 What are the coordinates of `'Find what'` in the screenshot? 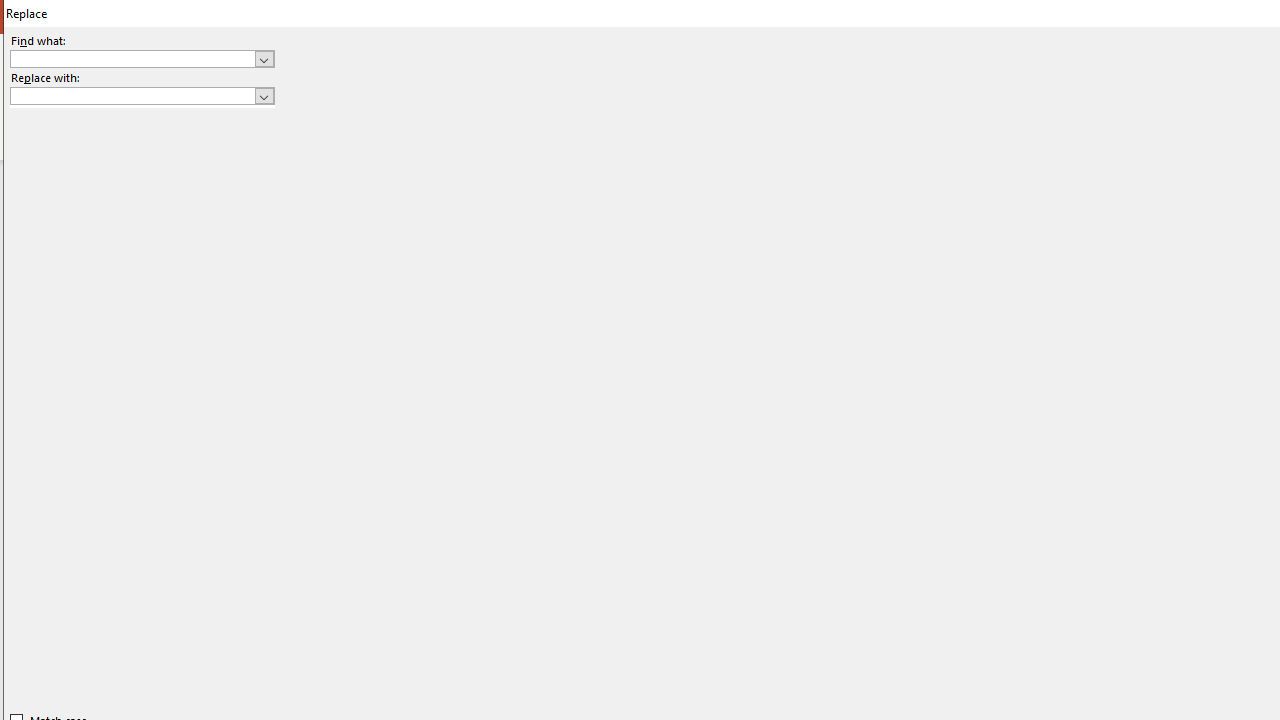 It's located at (141, 57).